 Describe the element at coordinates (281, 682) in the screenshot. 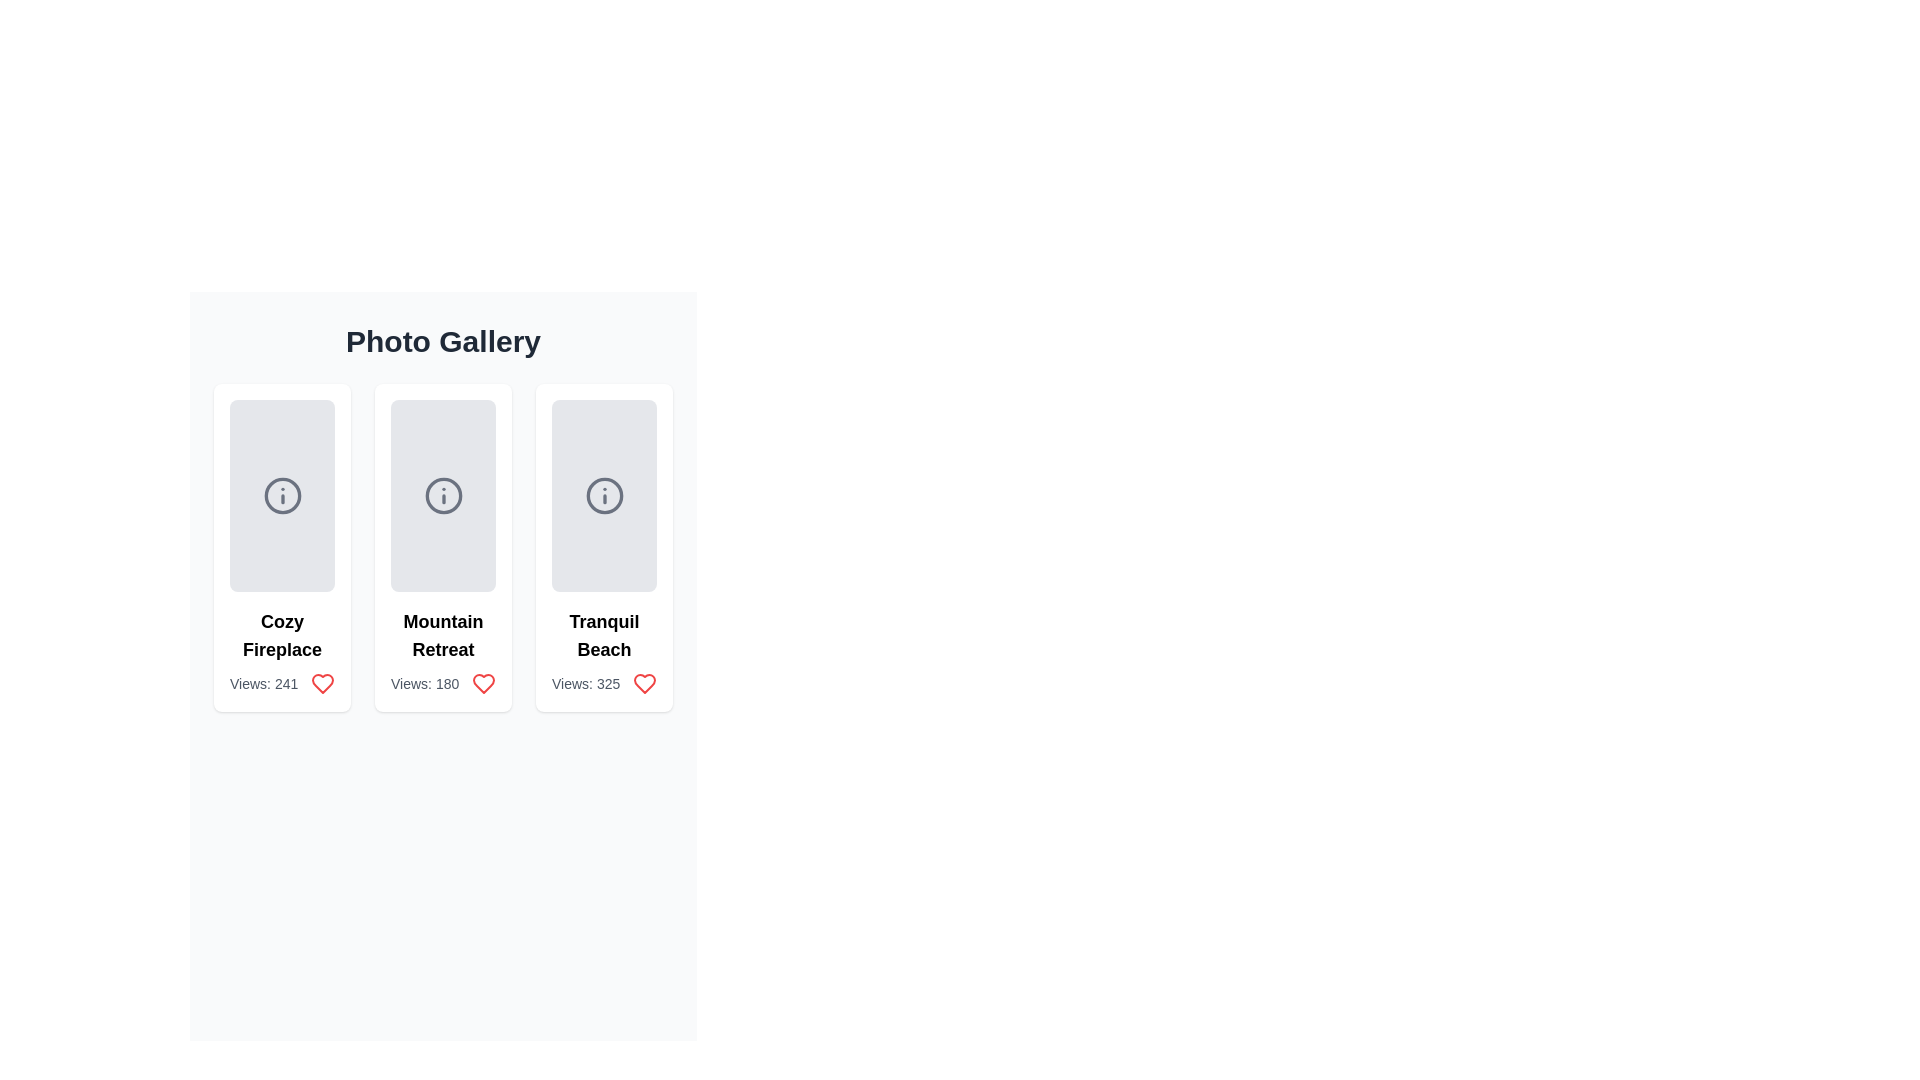

I see `number of views displayed in the Text Label located at the bottom section of the 'Cozy Fireplace' card, aligned with the heart icon on its right` at that location.